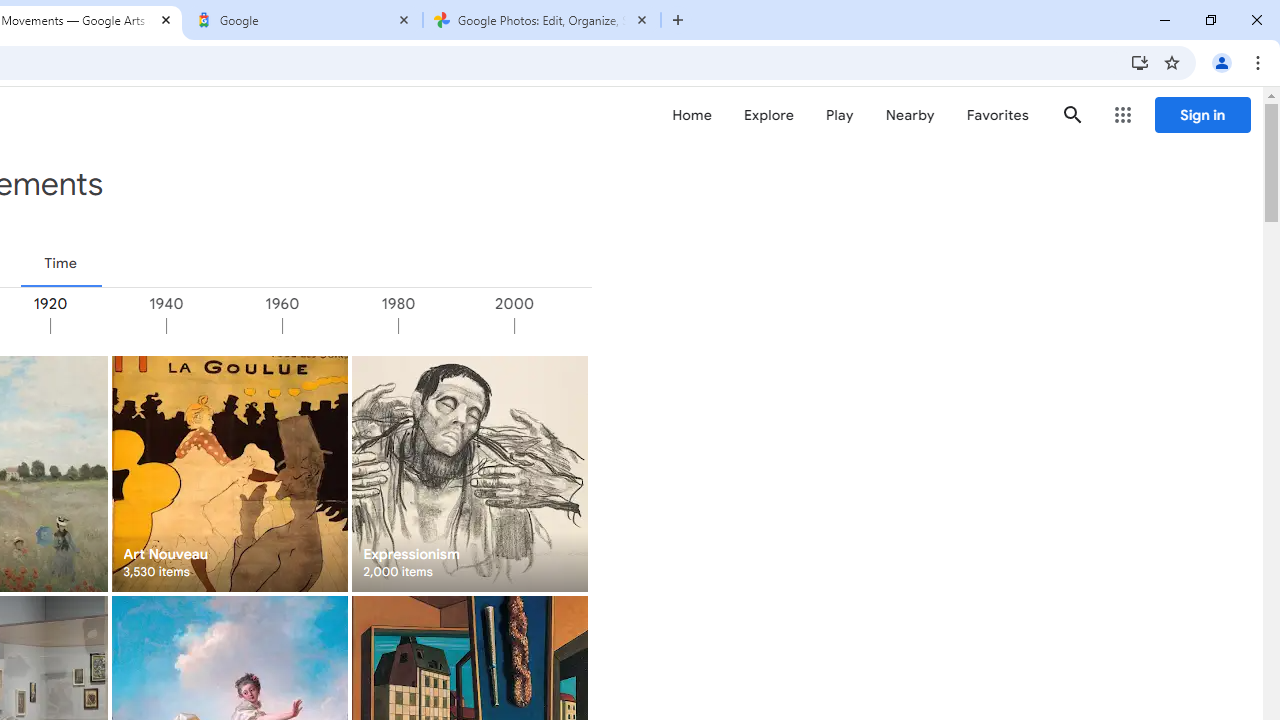 The width and height of the screenshot is (1280, 720). What do you see at coordinates (106, 325) in the screenshot?
I see `'1920'` at bounding box center [106, 325].